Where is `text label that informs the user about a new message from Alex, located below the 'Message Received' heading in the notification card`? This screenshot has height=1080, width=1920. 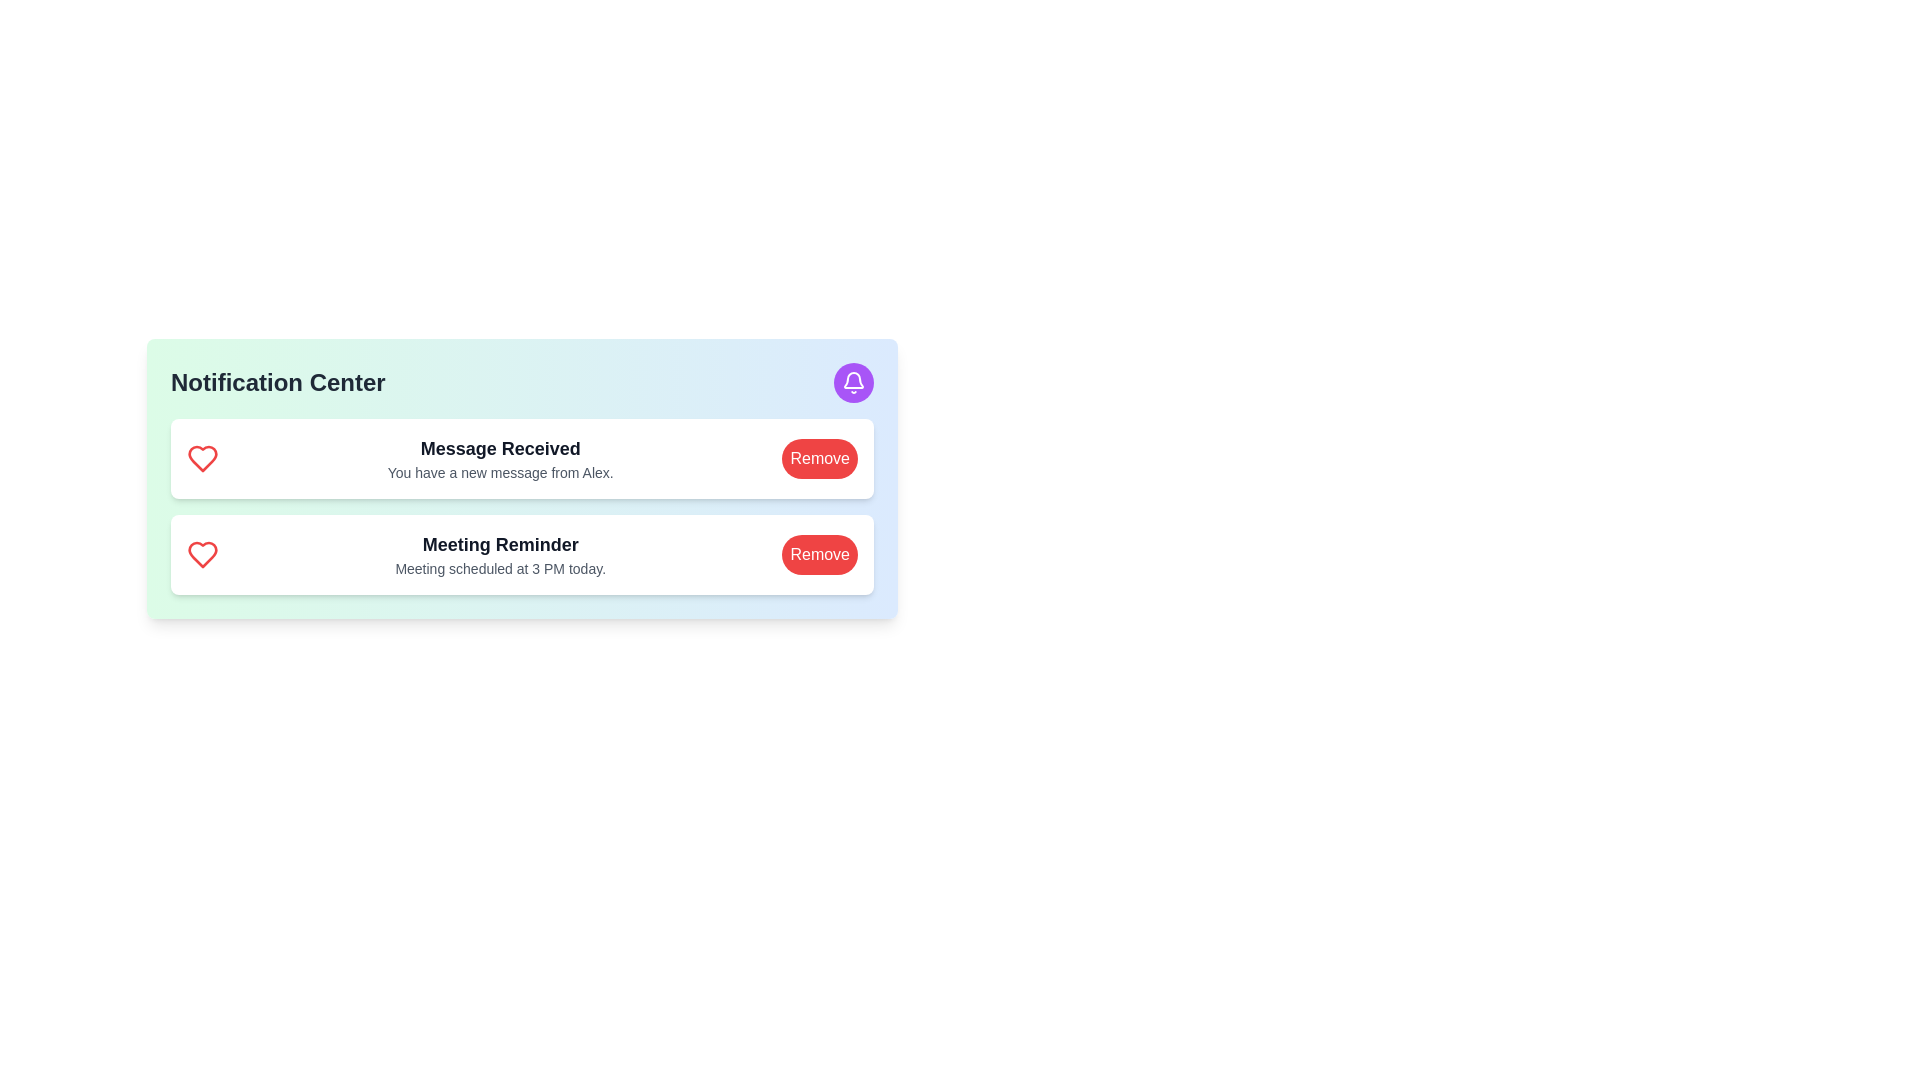 text label that informs the user about a new message from Alex, located below the 'Message Received' heading in the notification card is located at coordinates (500, 473).